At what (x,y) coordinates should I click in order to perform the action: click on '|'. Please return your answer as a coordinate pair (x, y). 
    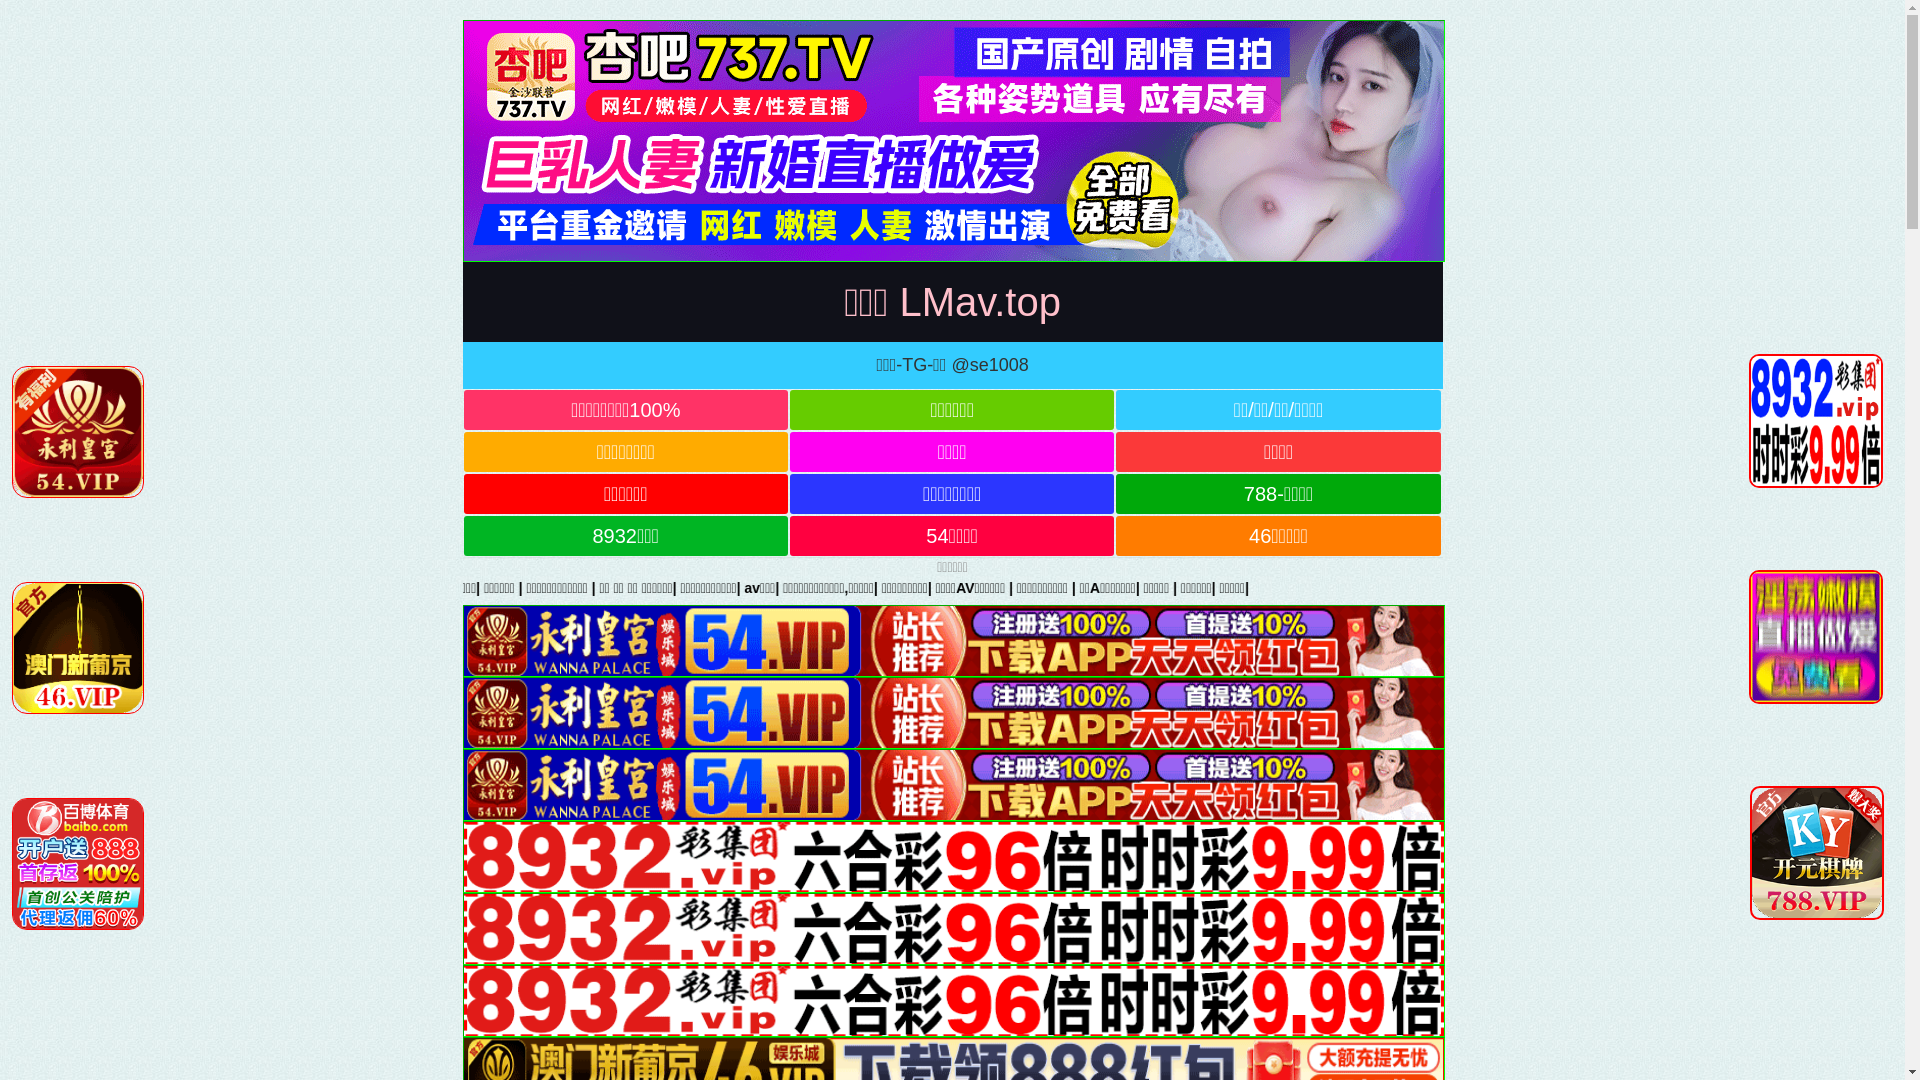
    Looking at the image, I should click on (820, 586).